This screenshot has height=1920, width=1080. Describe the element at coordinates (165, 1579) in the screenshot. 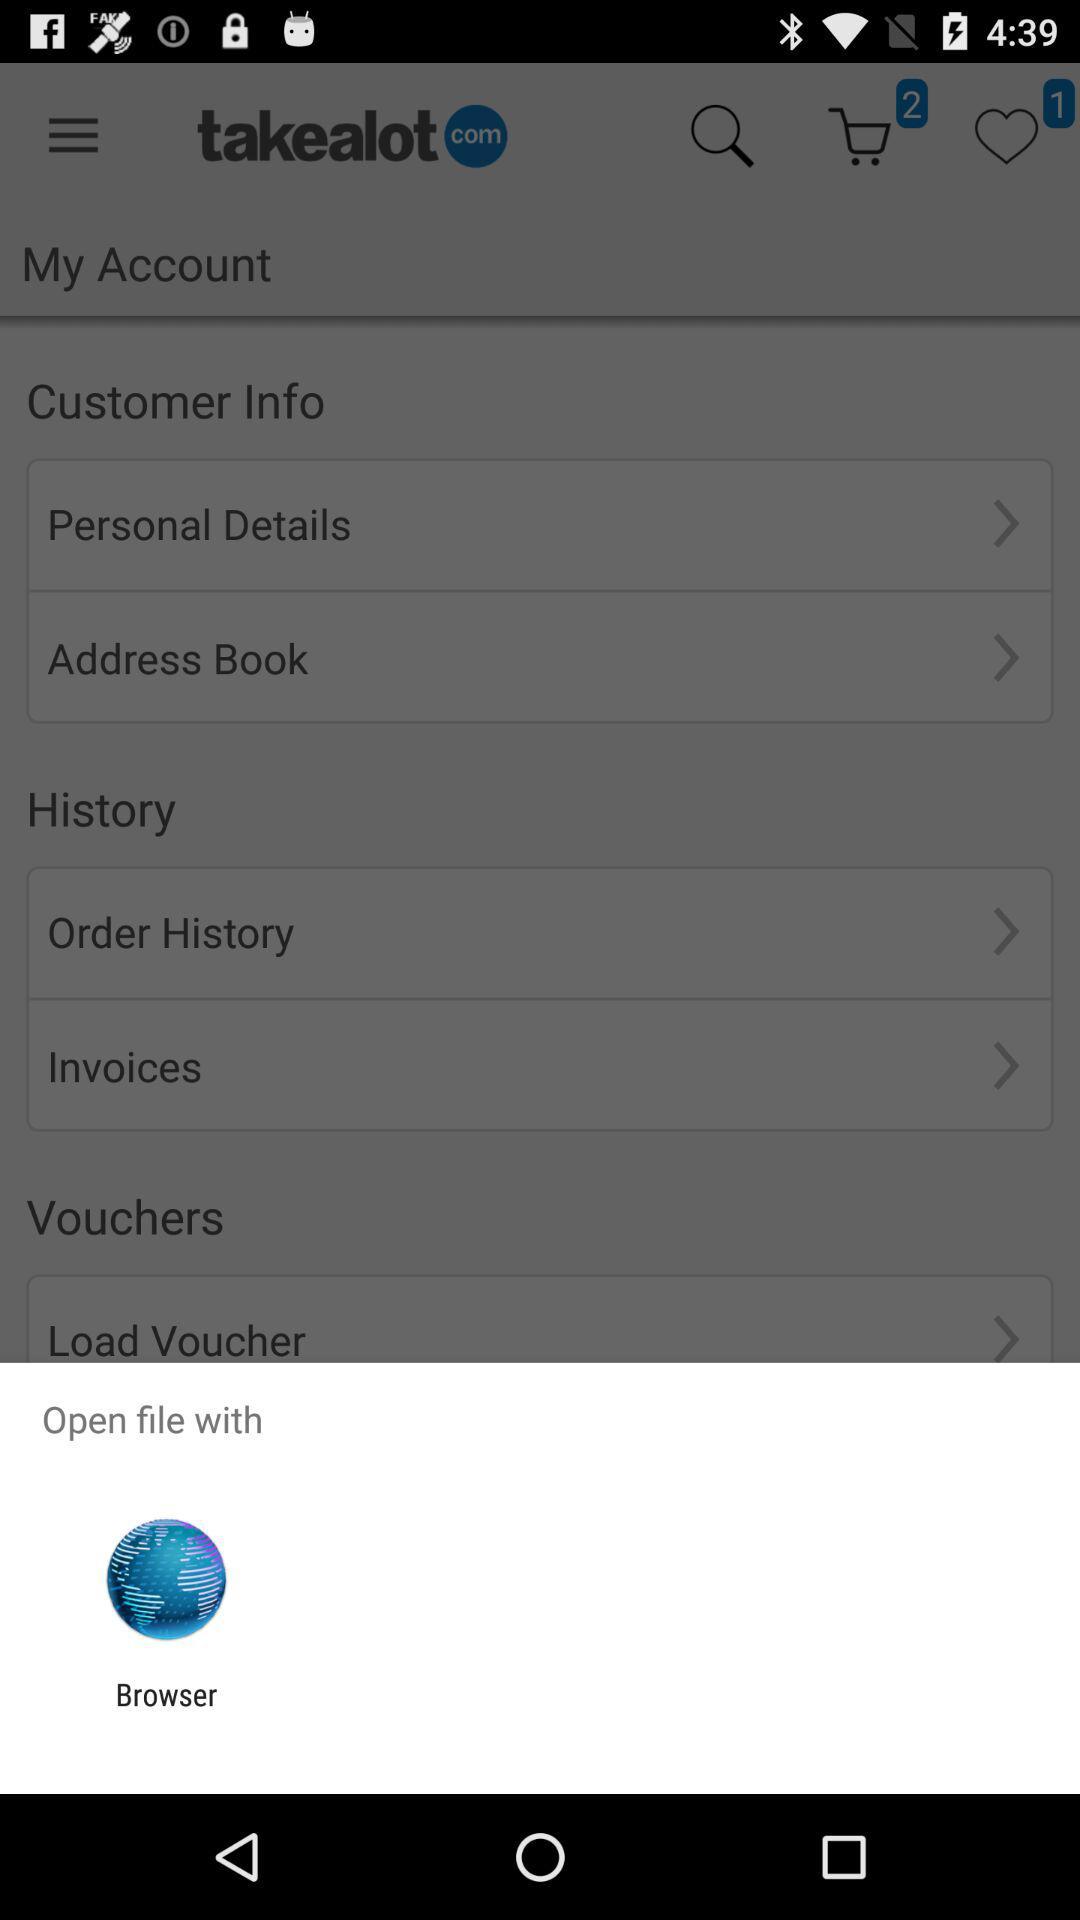

I see `item below open file with item` at that location.